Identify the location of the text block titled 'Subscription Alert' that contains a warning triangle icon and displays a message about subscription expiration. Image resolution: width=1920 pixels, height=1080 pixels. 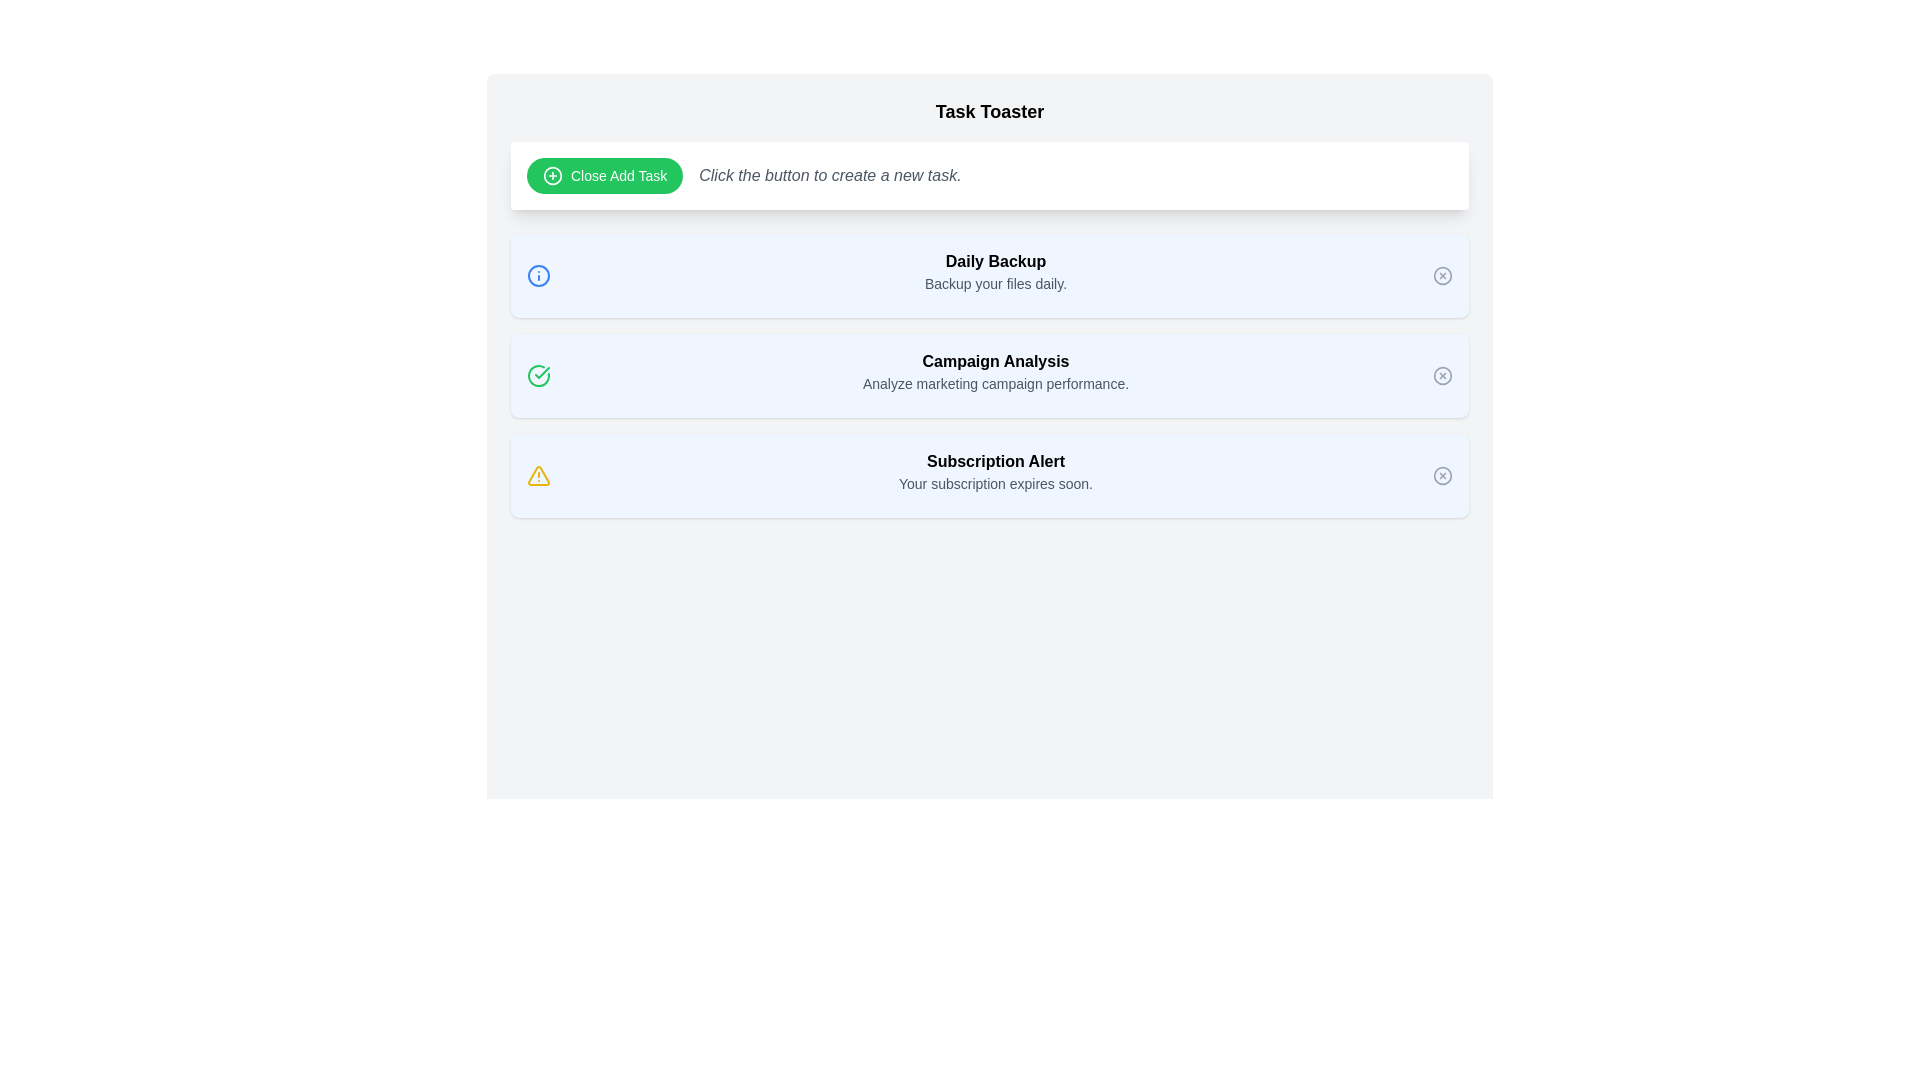
(996, 475).